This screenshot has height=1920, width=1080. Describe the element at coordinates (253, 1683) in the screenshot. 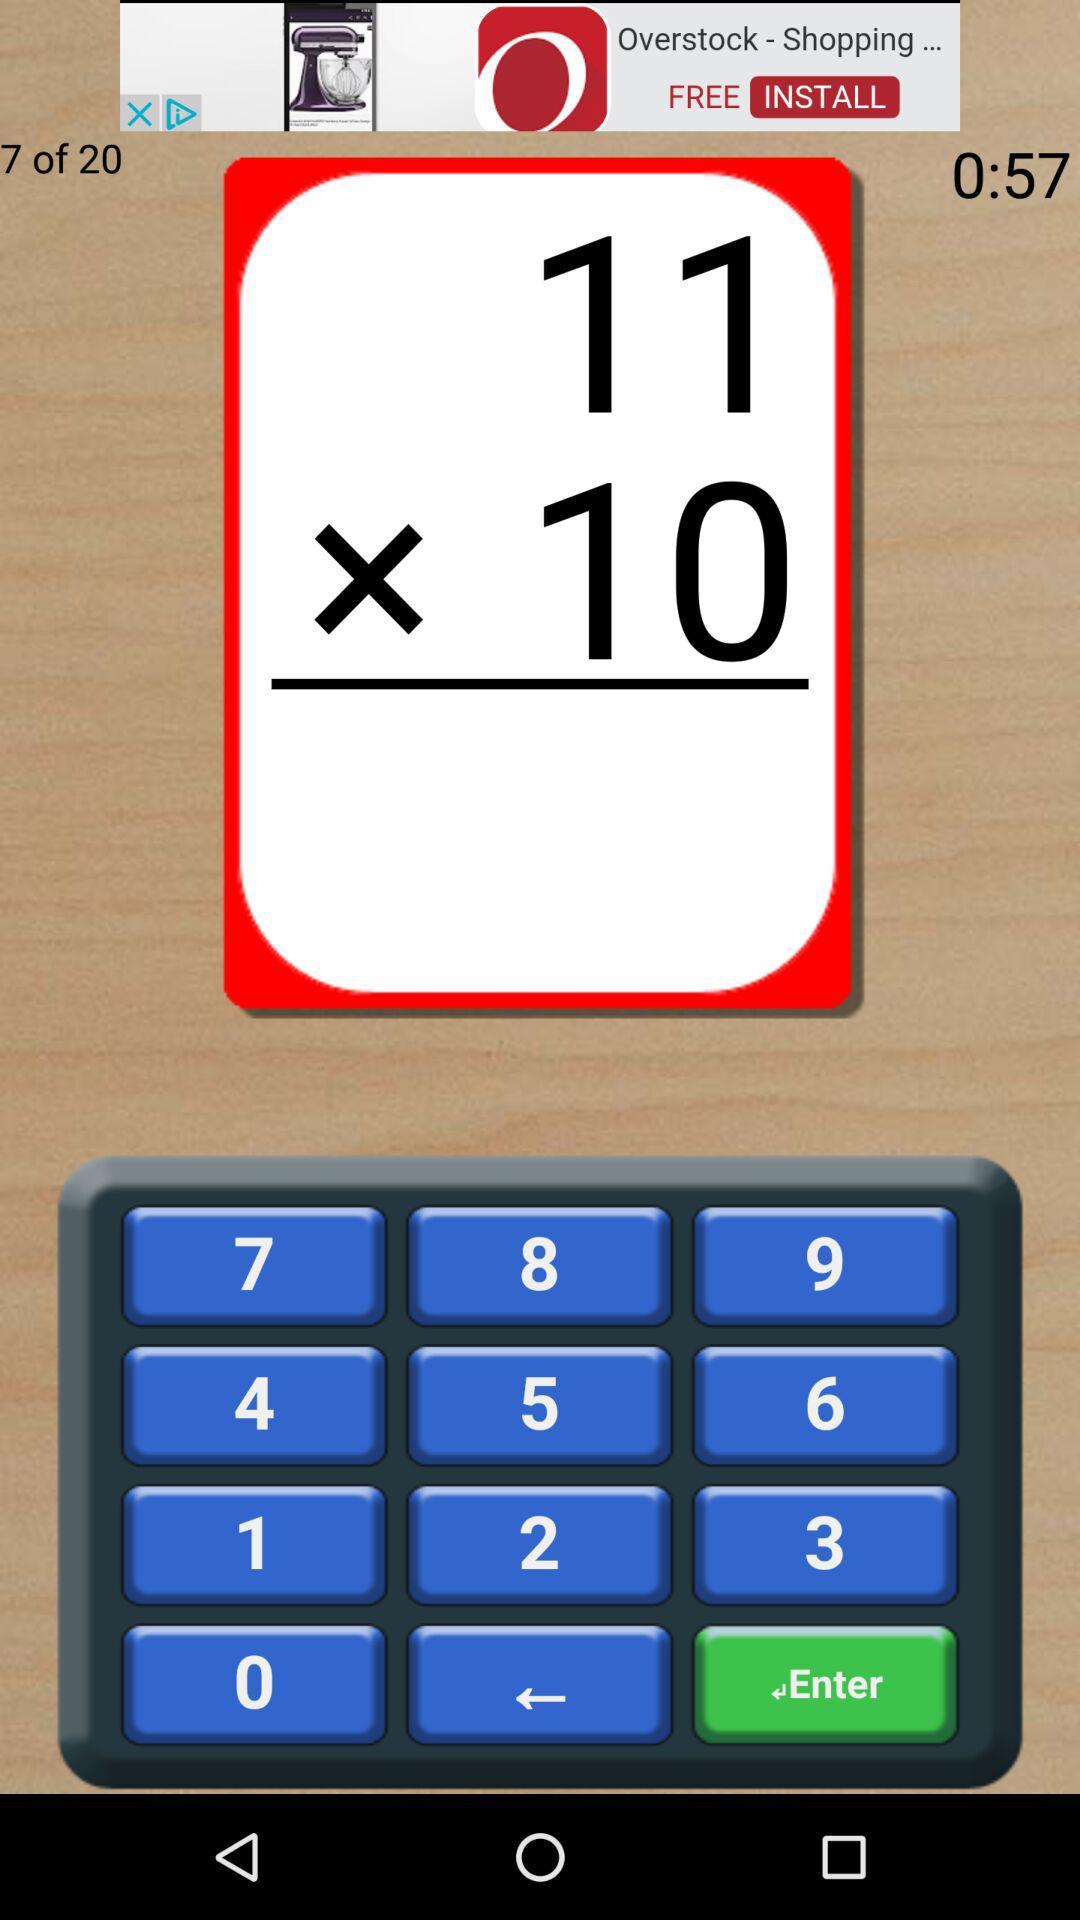

I see `the number 0 on keypad` at that location.